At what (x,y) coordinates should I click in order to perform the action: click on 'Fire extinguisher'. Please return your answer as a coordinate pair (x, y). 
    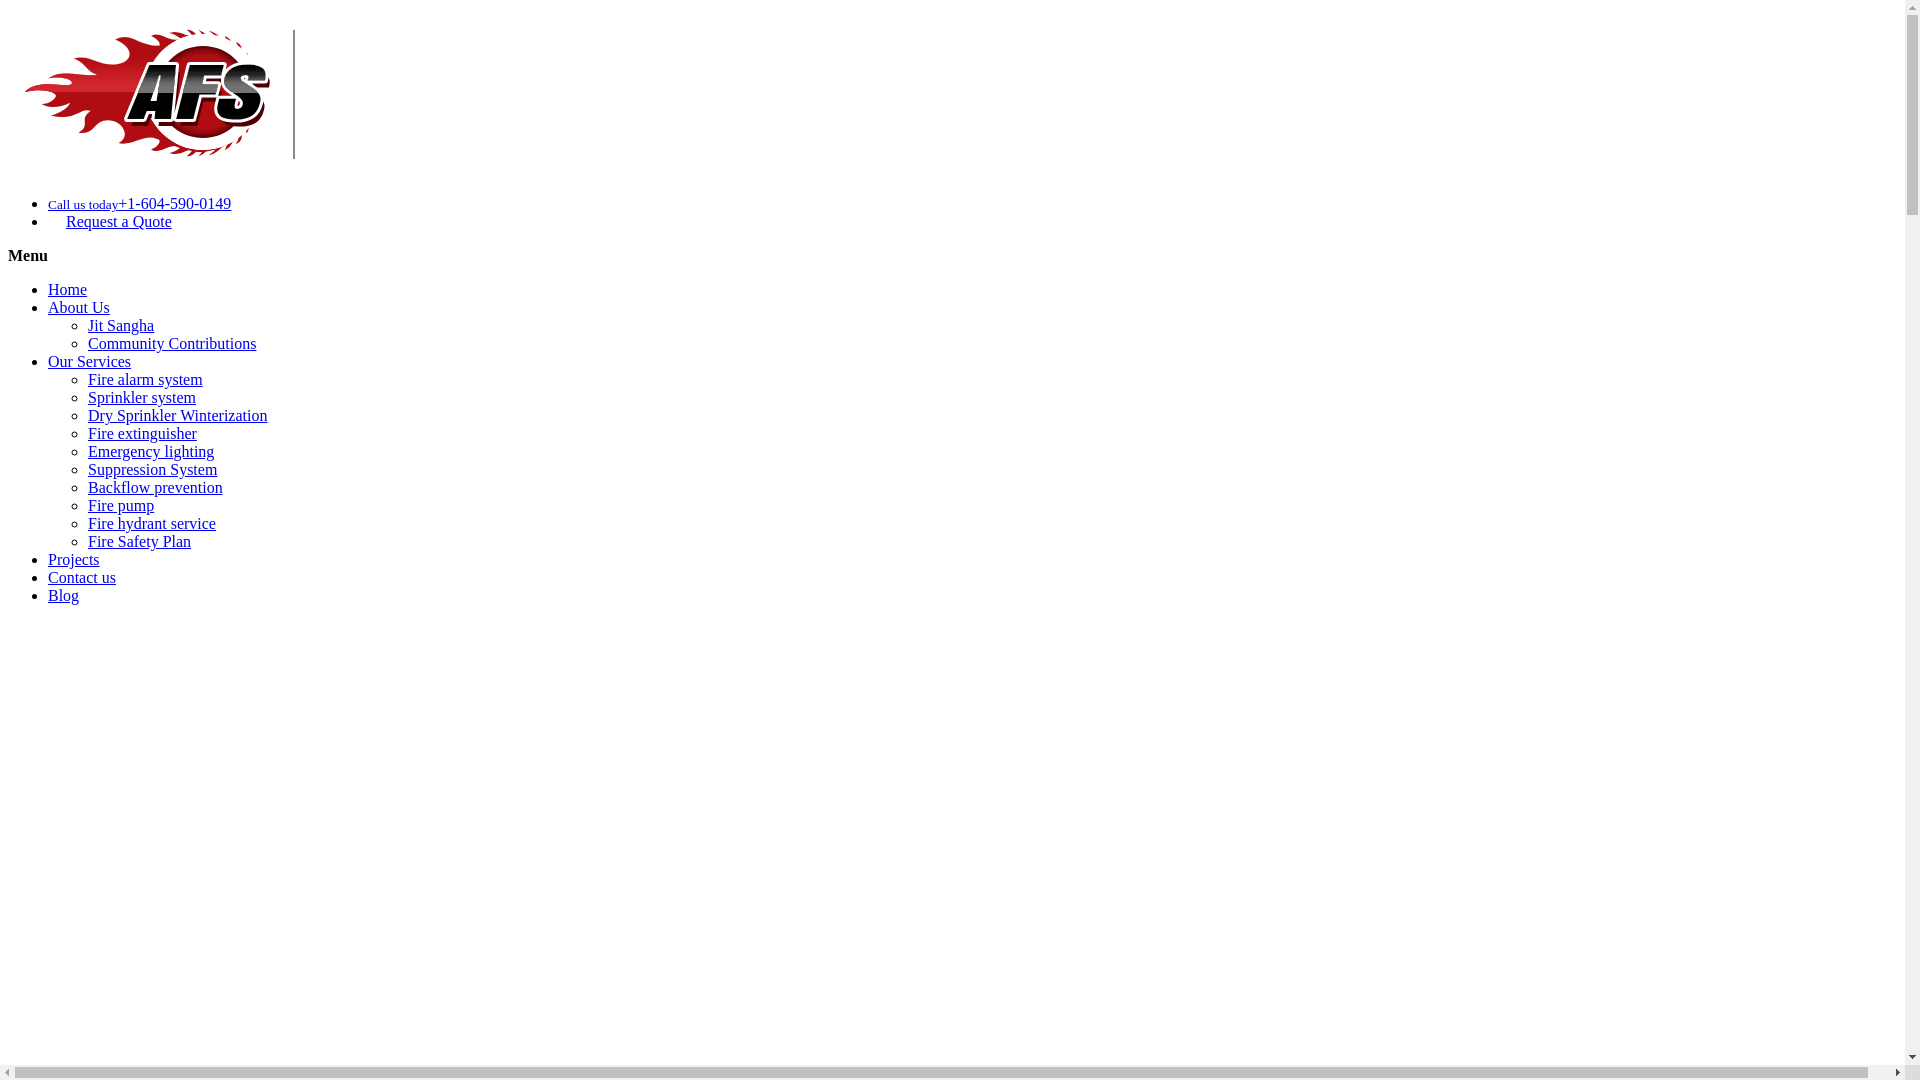
    Looking at the image, I should click on (86, 432).